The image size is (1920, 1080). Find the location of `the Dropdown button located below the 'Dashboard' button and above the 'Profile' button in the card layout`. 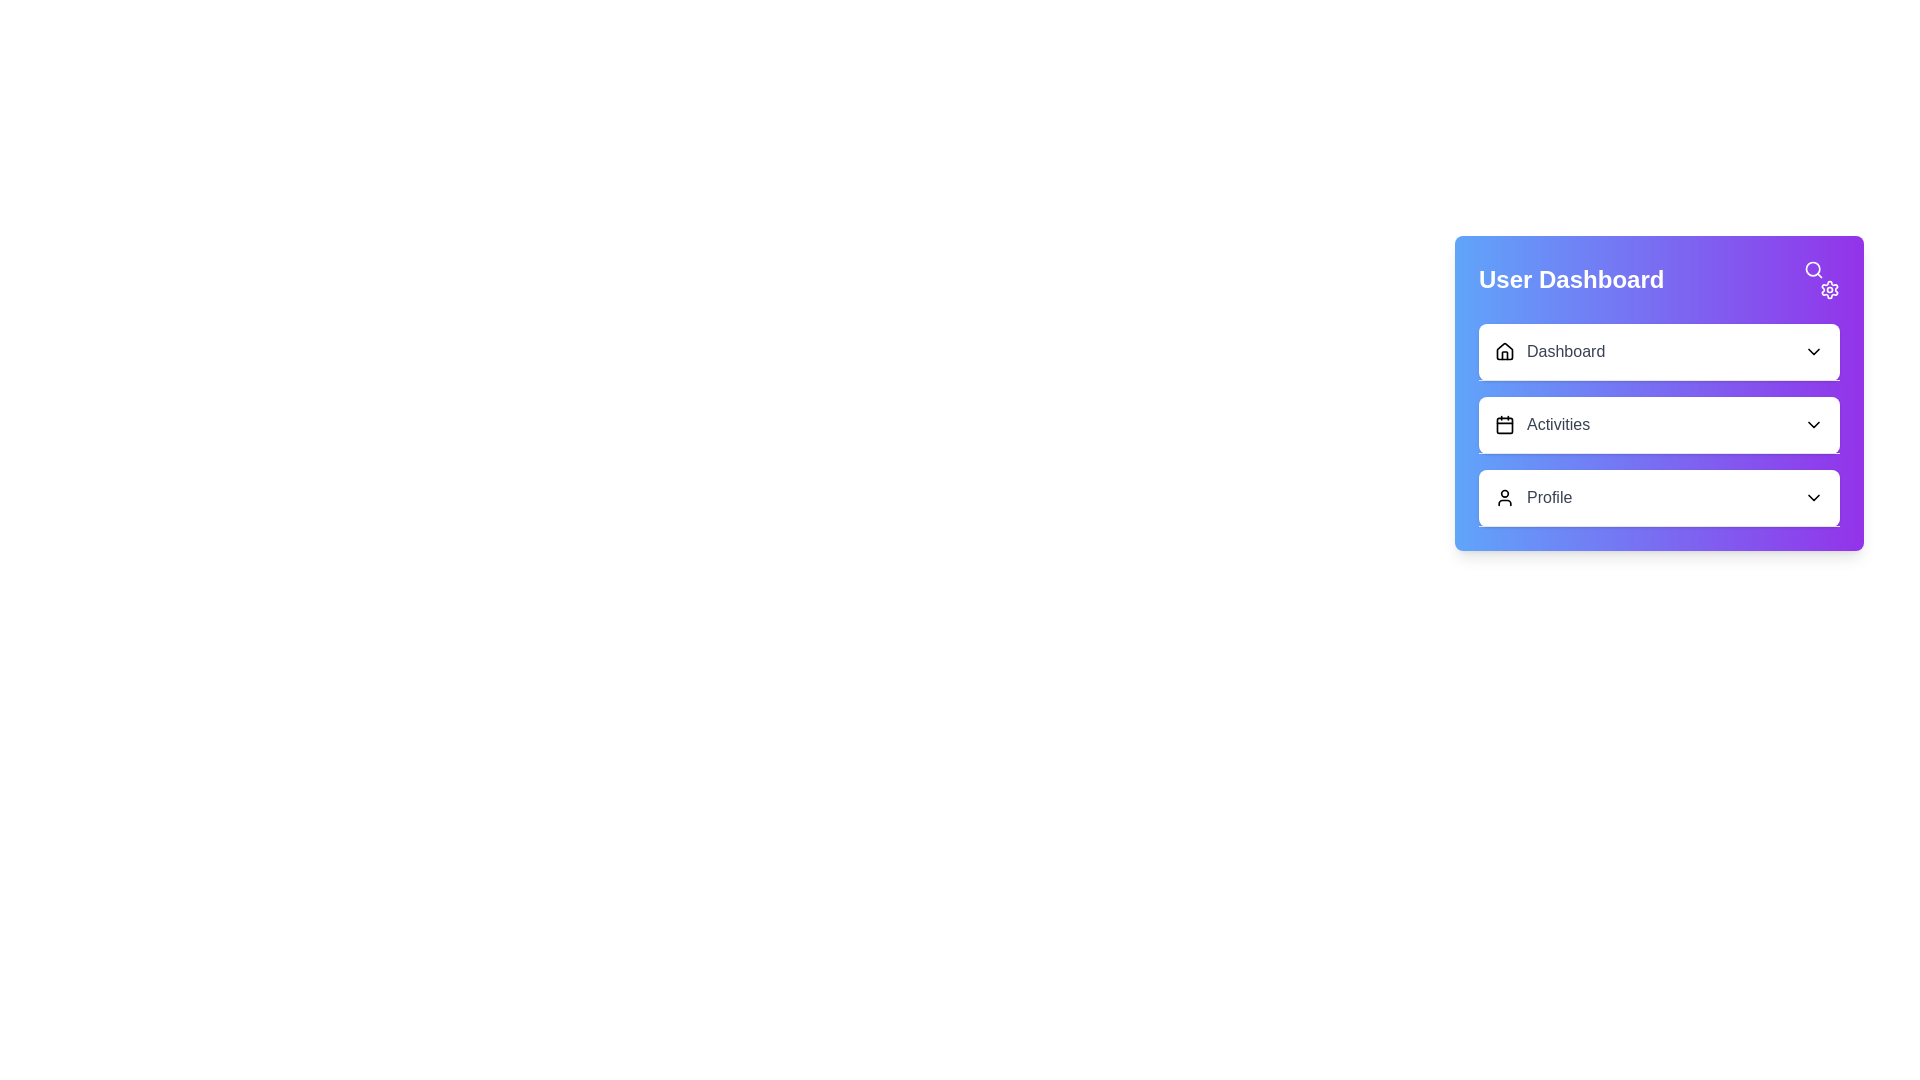

the Dropdown button located below the 'Dashboard' button and above the 'Profile' button in the card layout is located at coordinates (1659, 424).